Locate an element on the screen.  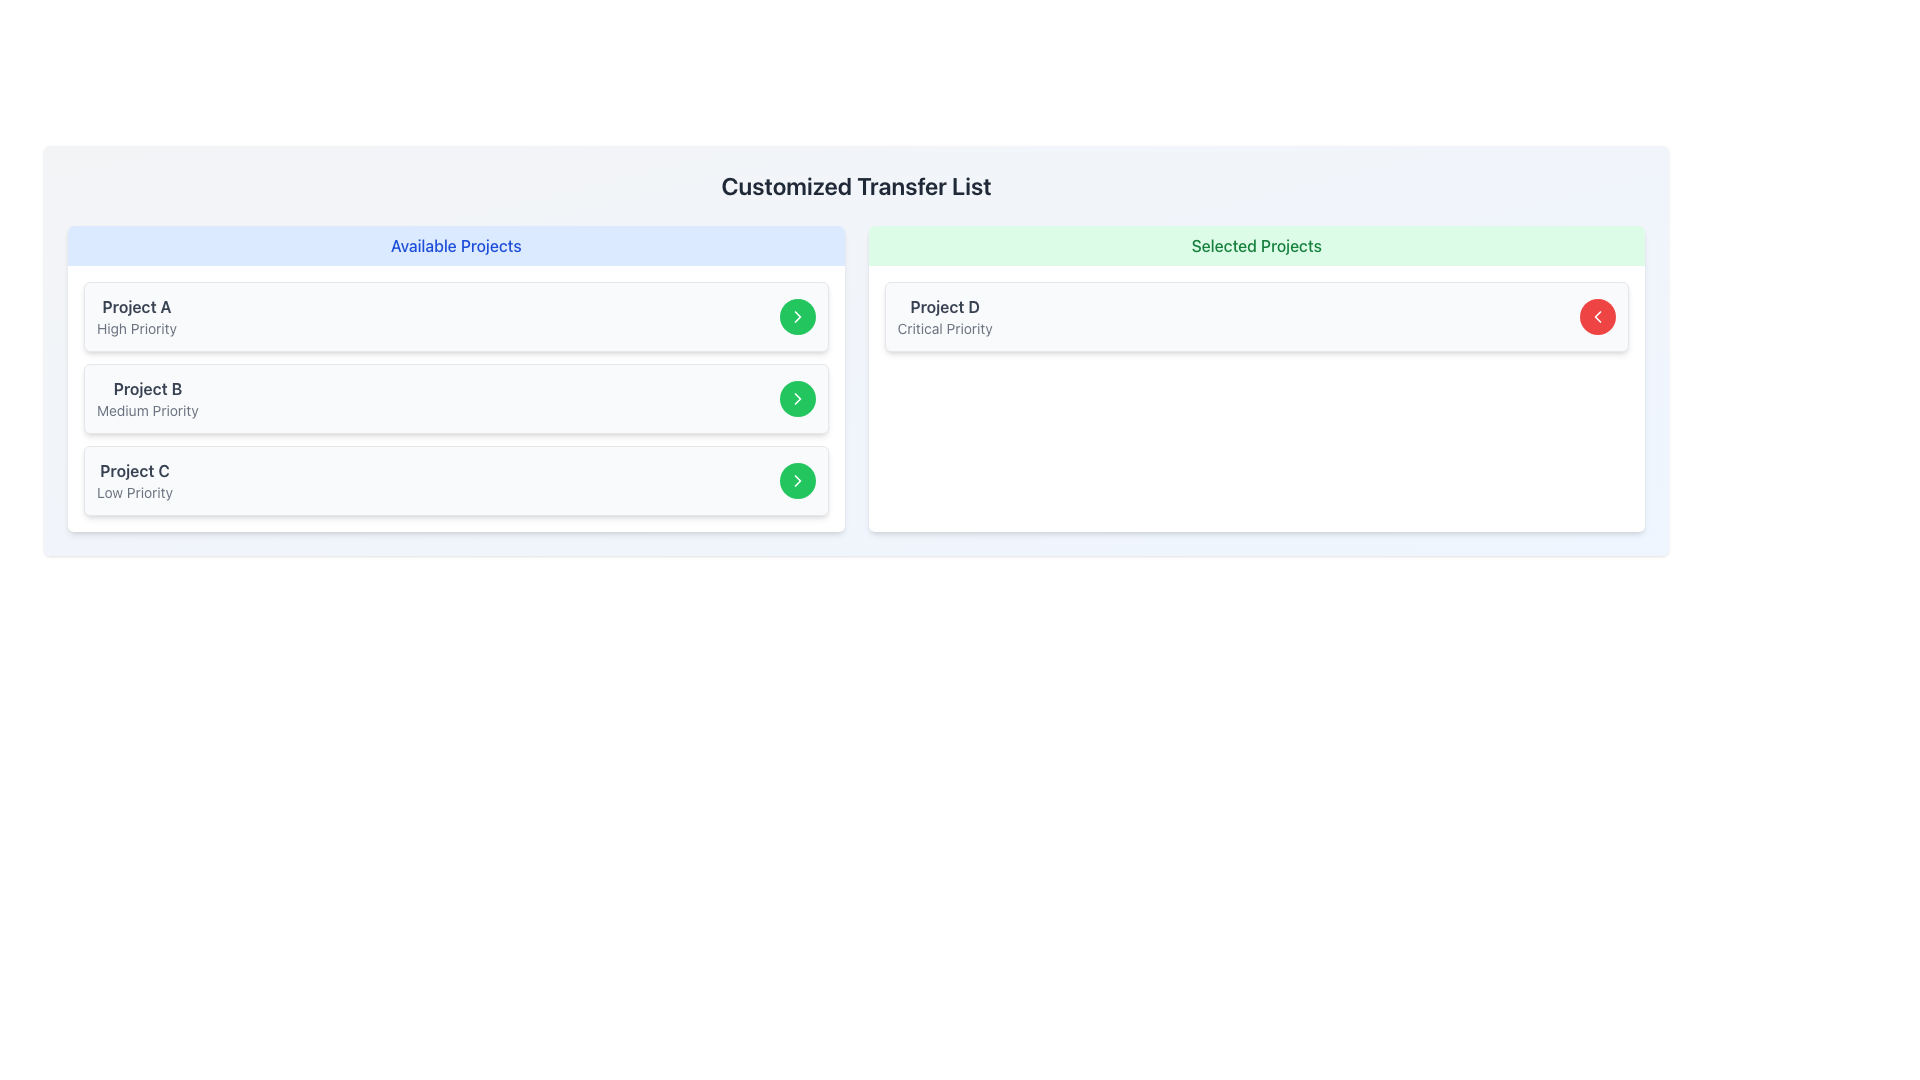
the transfer button for 'Project C' located on the far-right side of the 'Available Projects' section is located at coordinates (796, 481).